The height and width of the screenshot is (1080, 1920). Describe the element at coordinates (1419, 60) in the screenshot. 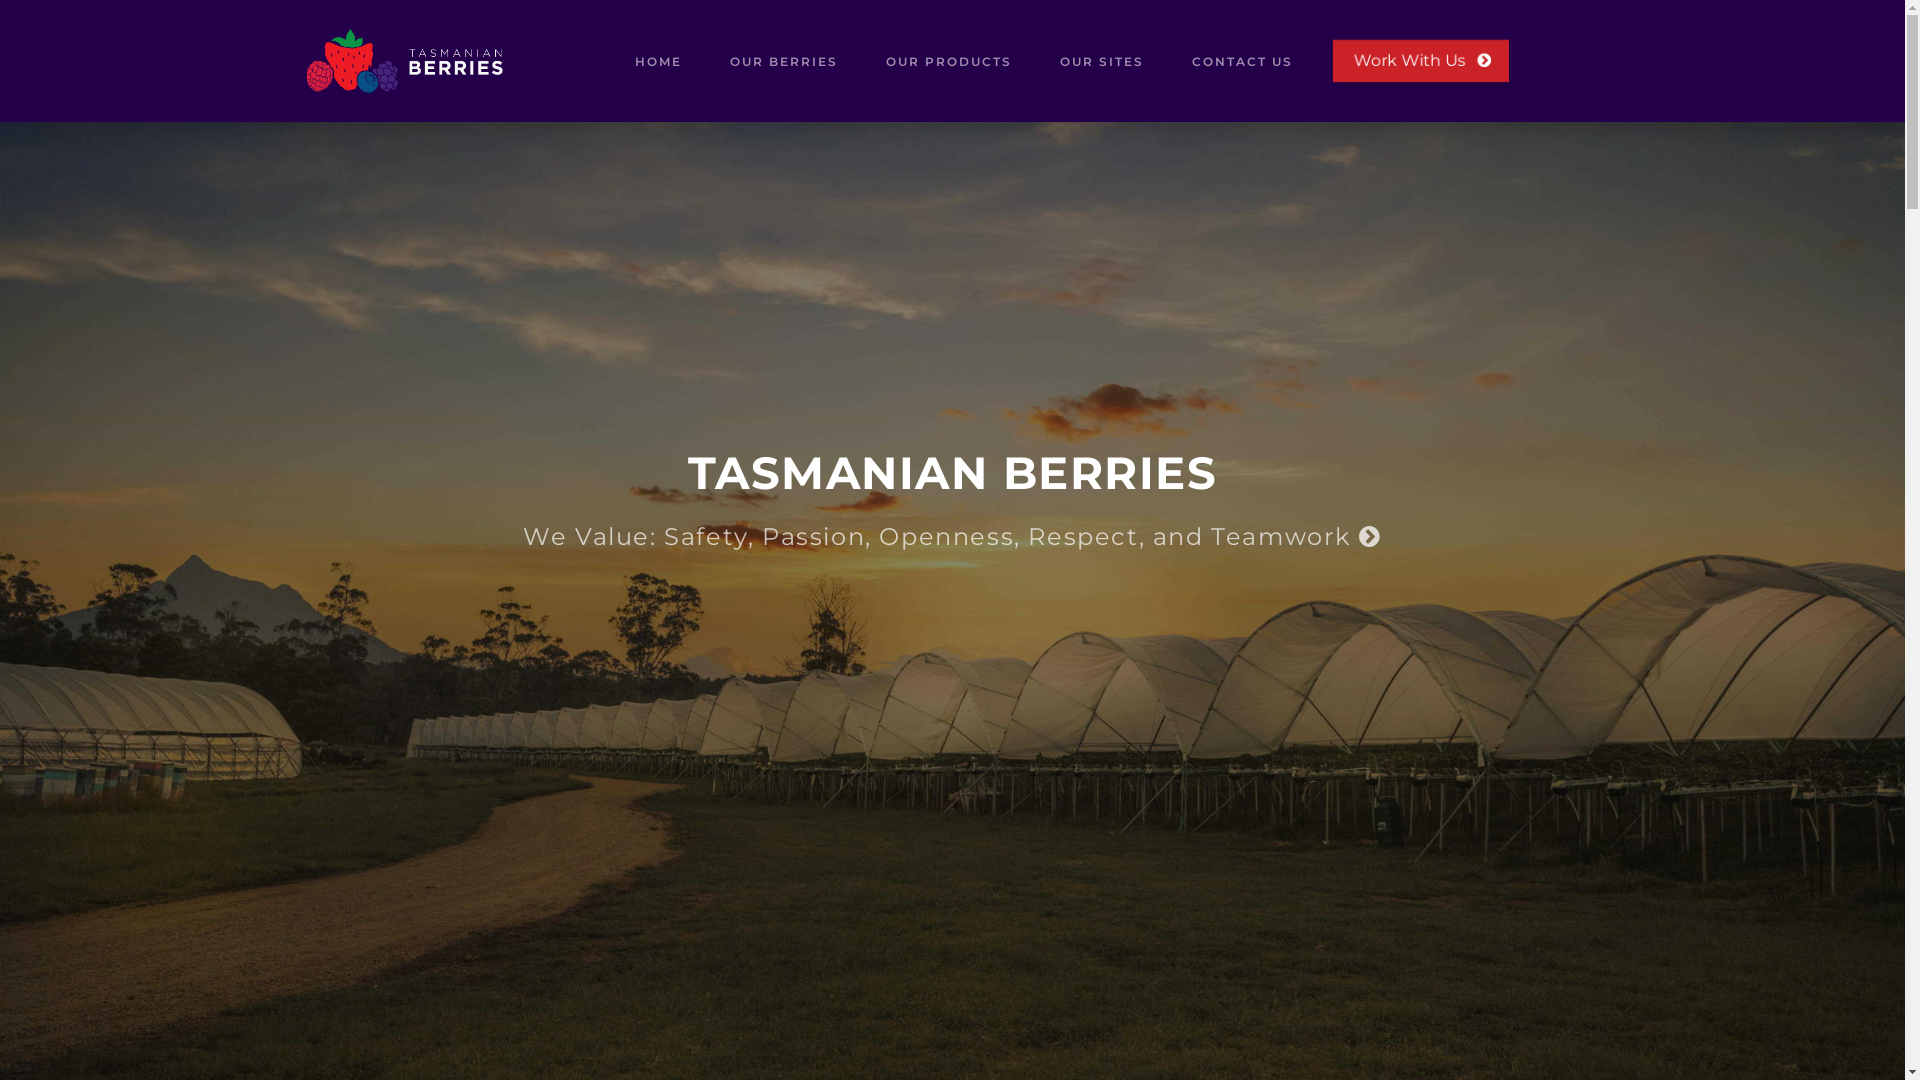

I see `'Work With Us'` at that location.